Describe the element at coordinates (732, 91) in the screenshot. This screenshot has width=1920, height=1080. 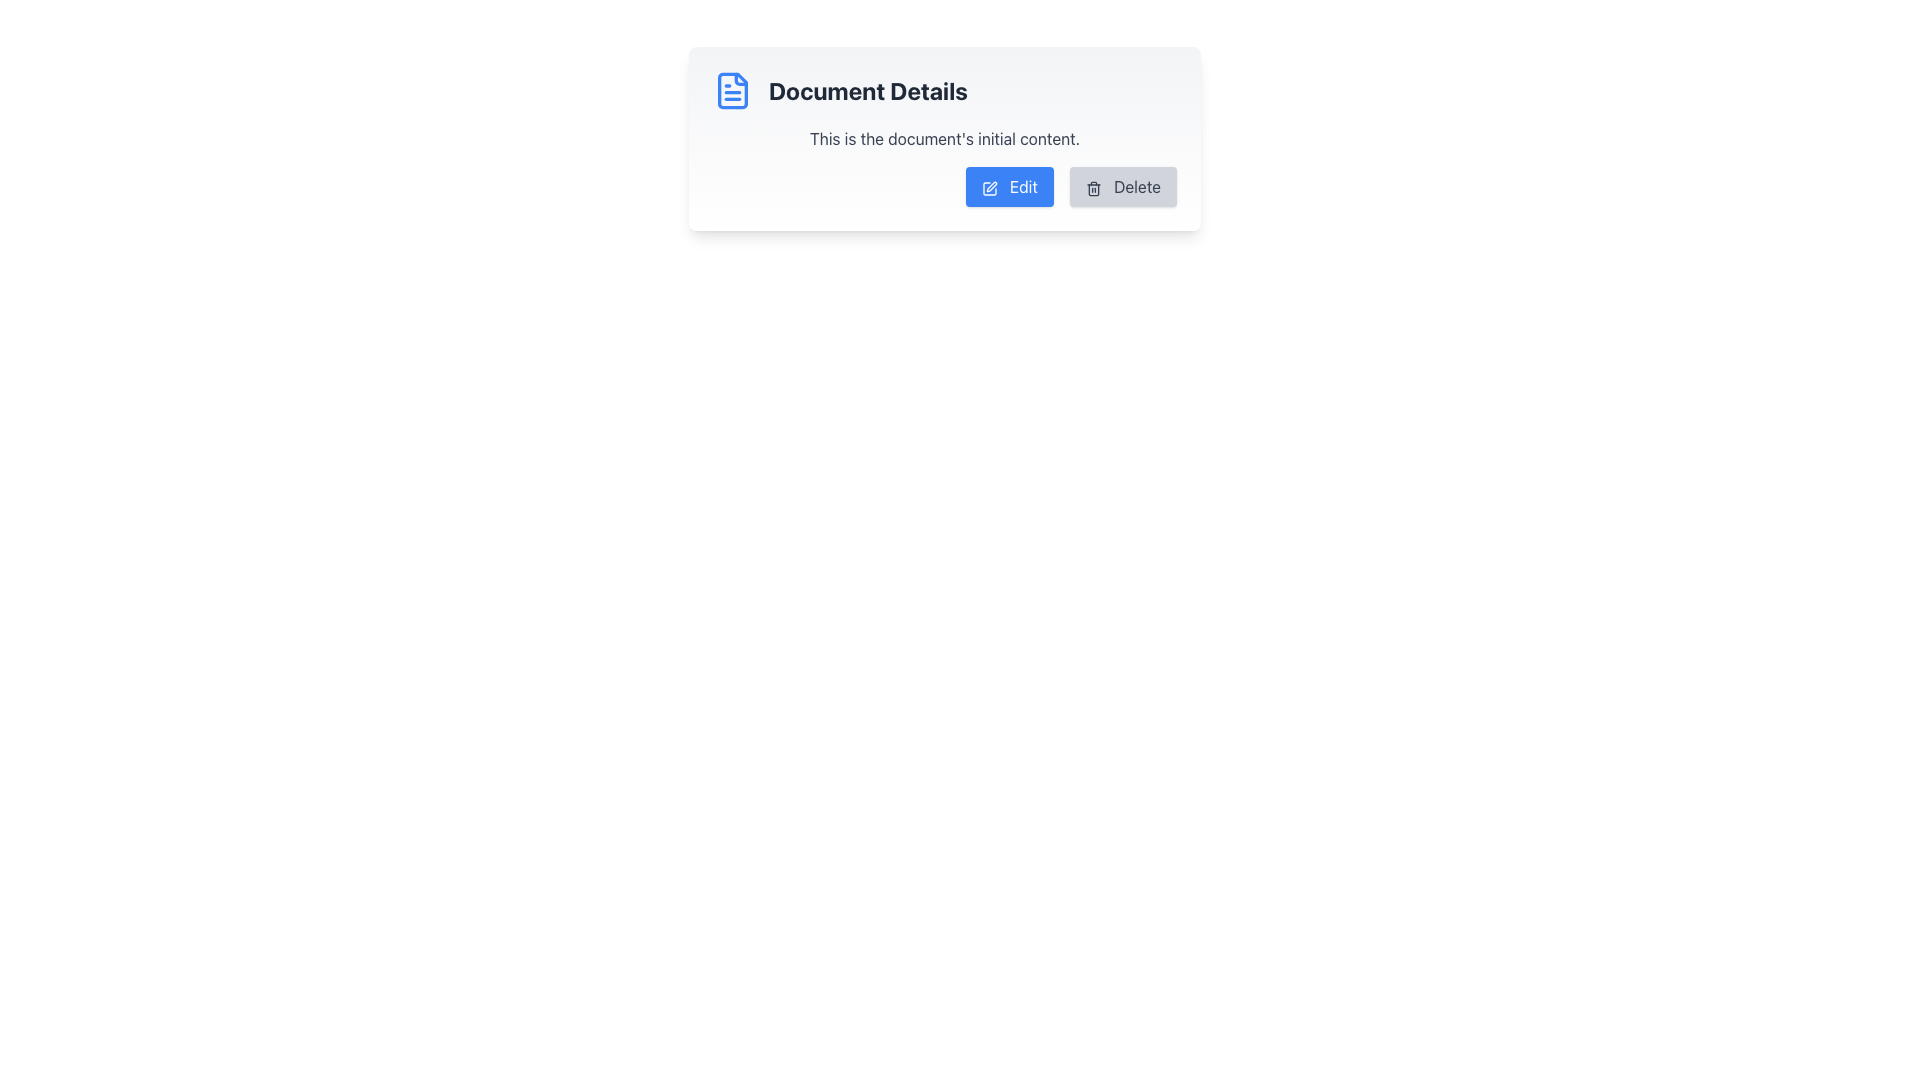
I see `the document icon, which is a blue rectangular shape with text-like lines and a folded top-right corner, located to the left of the 'Document Details' title` at that location.